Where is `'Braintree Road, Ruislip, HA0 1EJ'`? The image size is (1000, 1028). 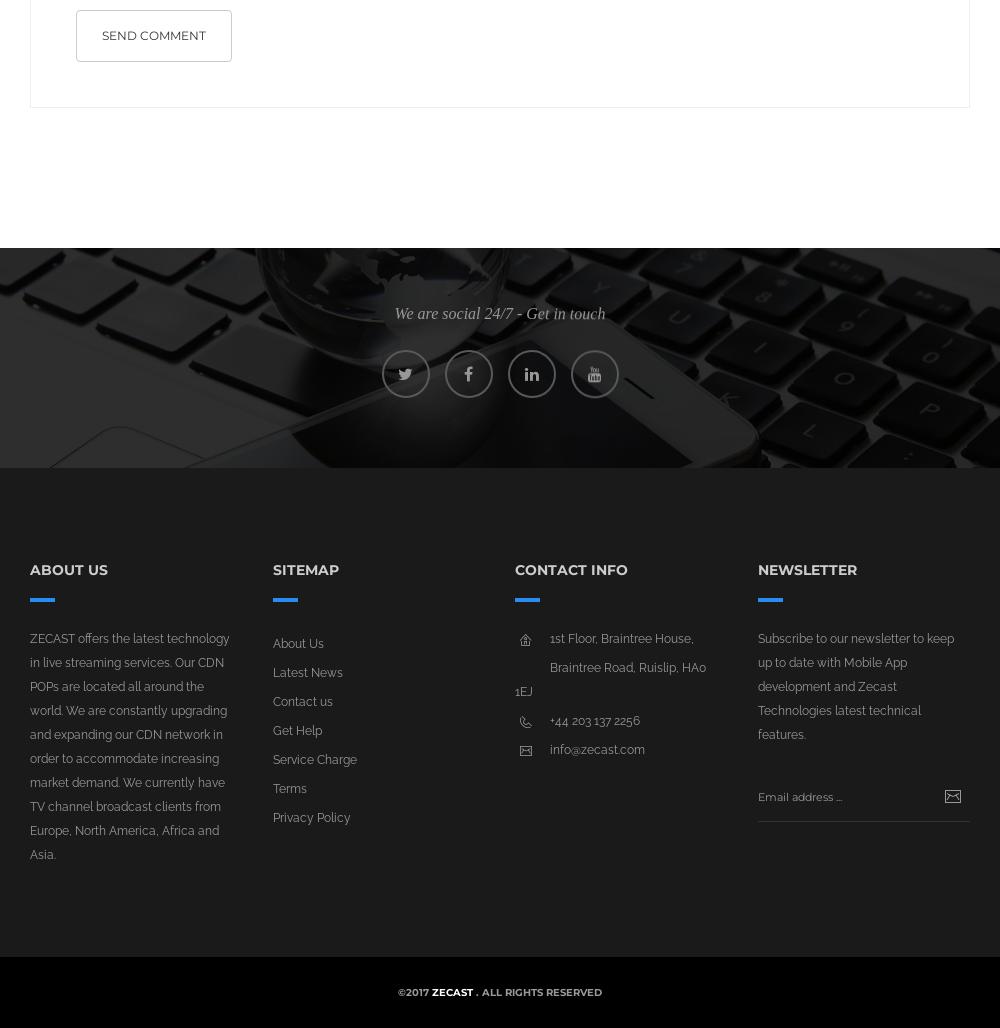 'Braintree Road, Ruislip, HA0 1EJ' is located at coordinates (609, 680).